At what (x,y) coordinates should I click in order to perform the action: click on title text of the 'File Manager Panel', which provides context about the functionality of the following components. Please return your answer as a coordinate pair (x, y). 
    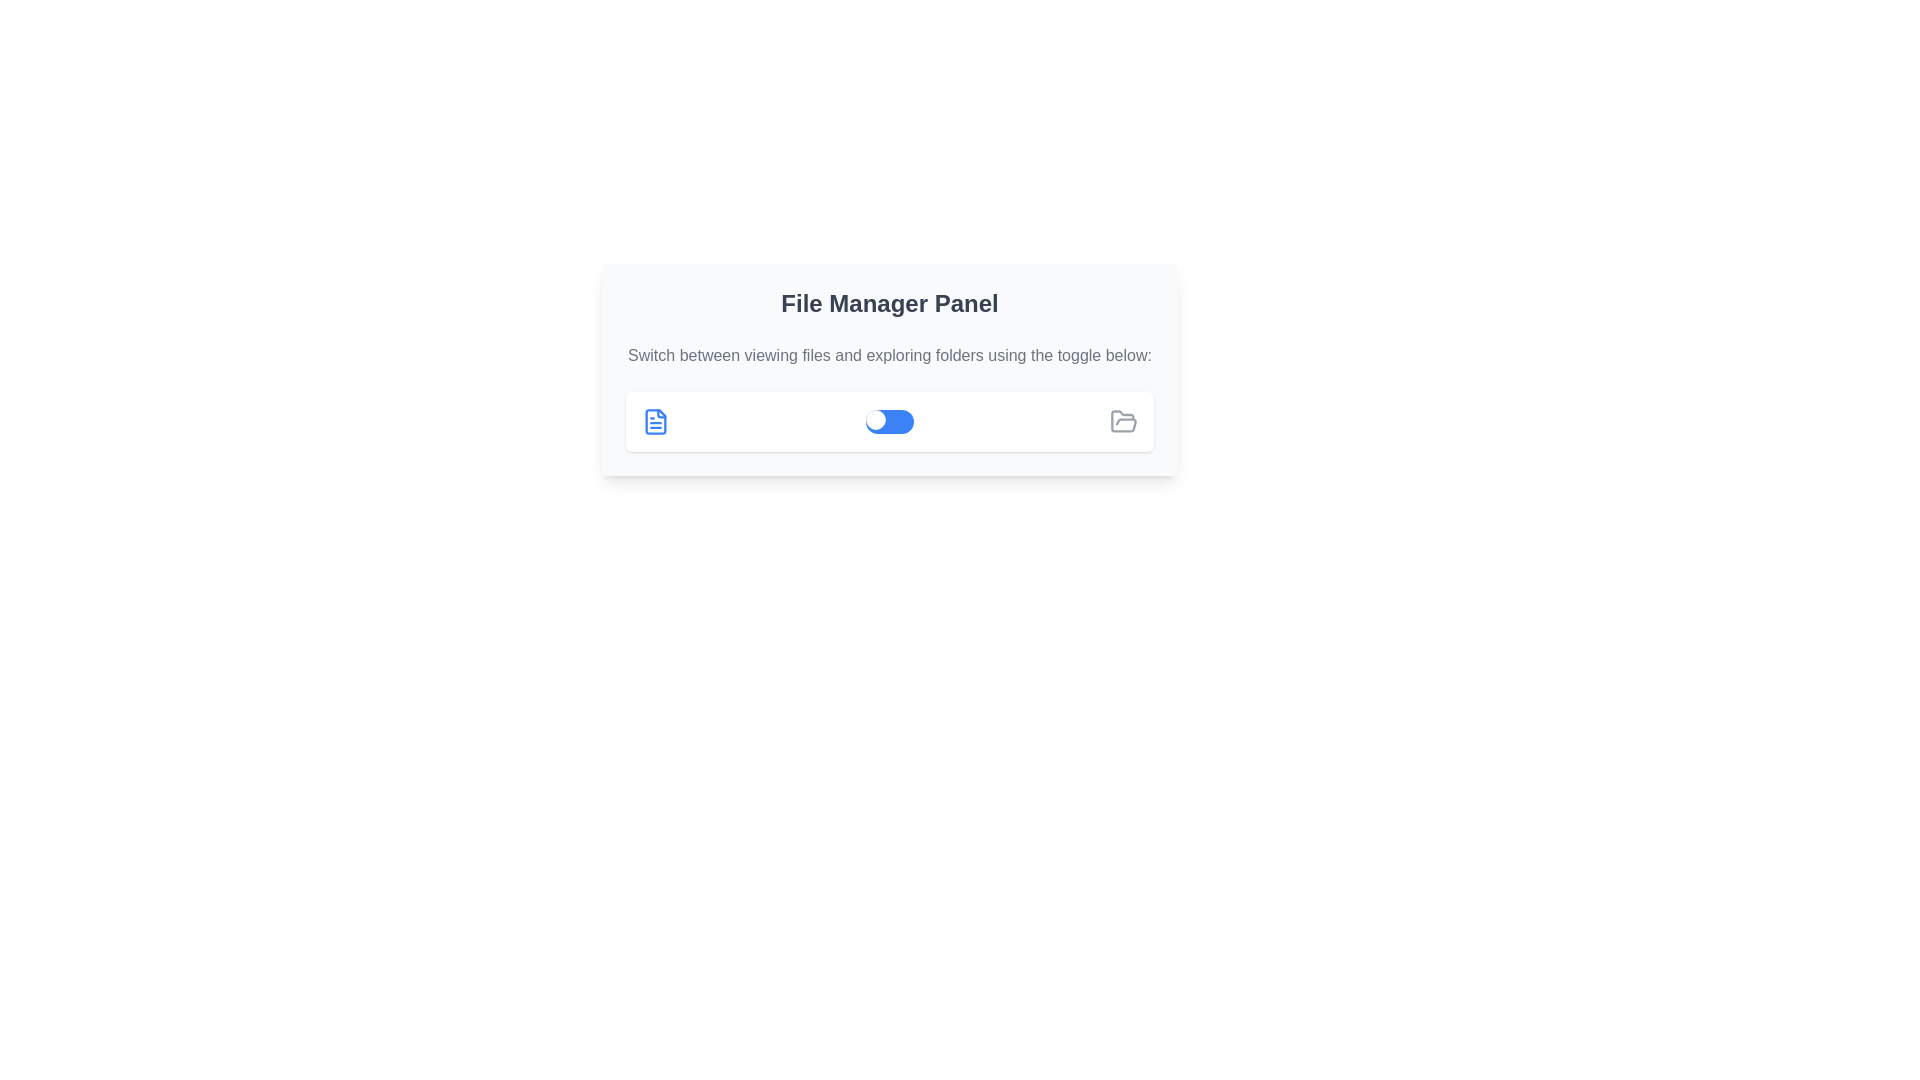
    Looking at the image, I should click on (888, 304).